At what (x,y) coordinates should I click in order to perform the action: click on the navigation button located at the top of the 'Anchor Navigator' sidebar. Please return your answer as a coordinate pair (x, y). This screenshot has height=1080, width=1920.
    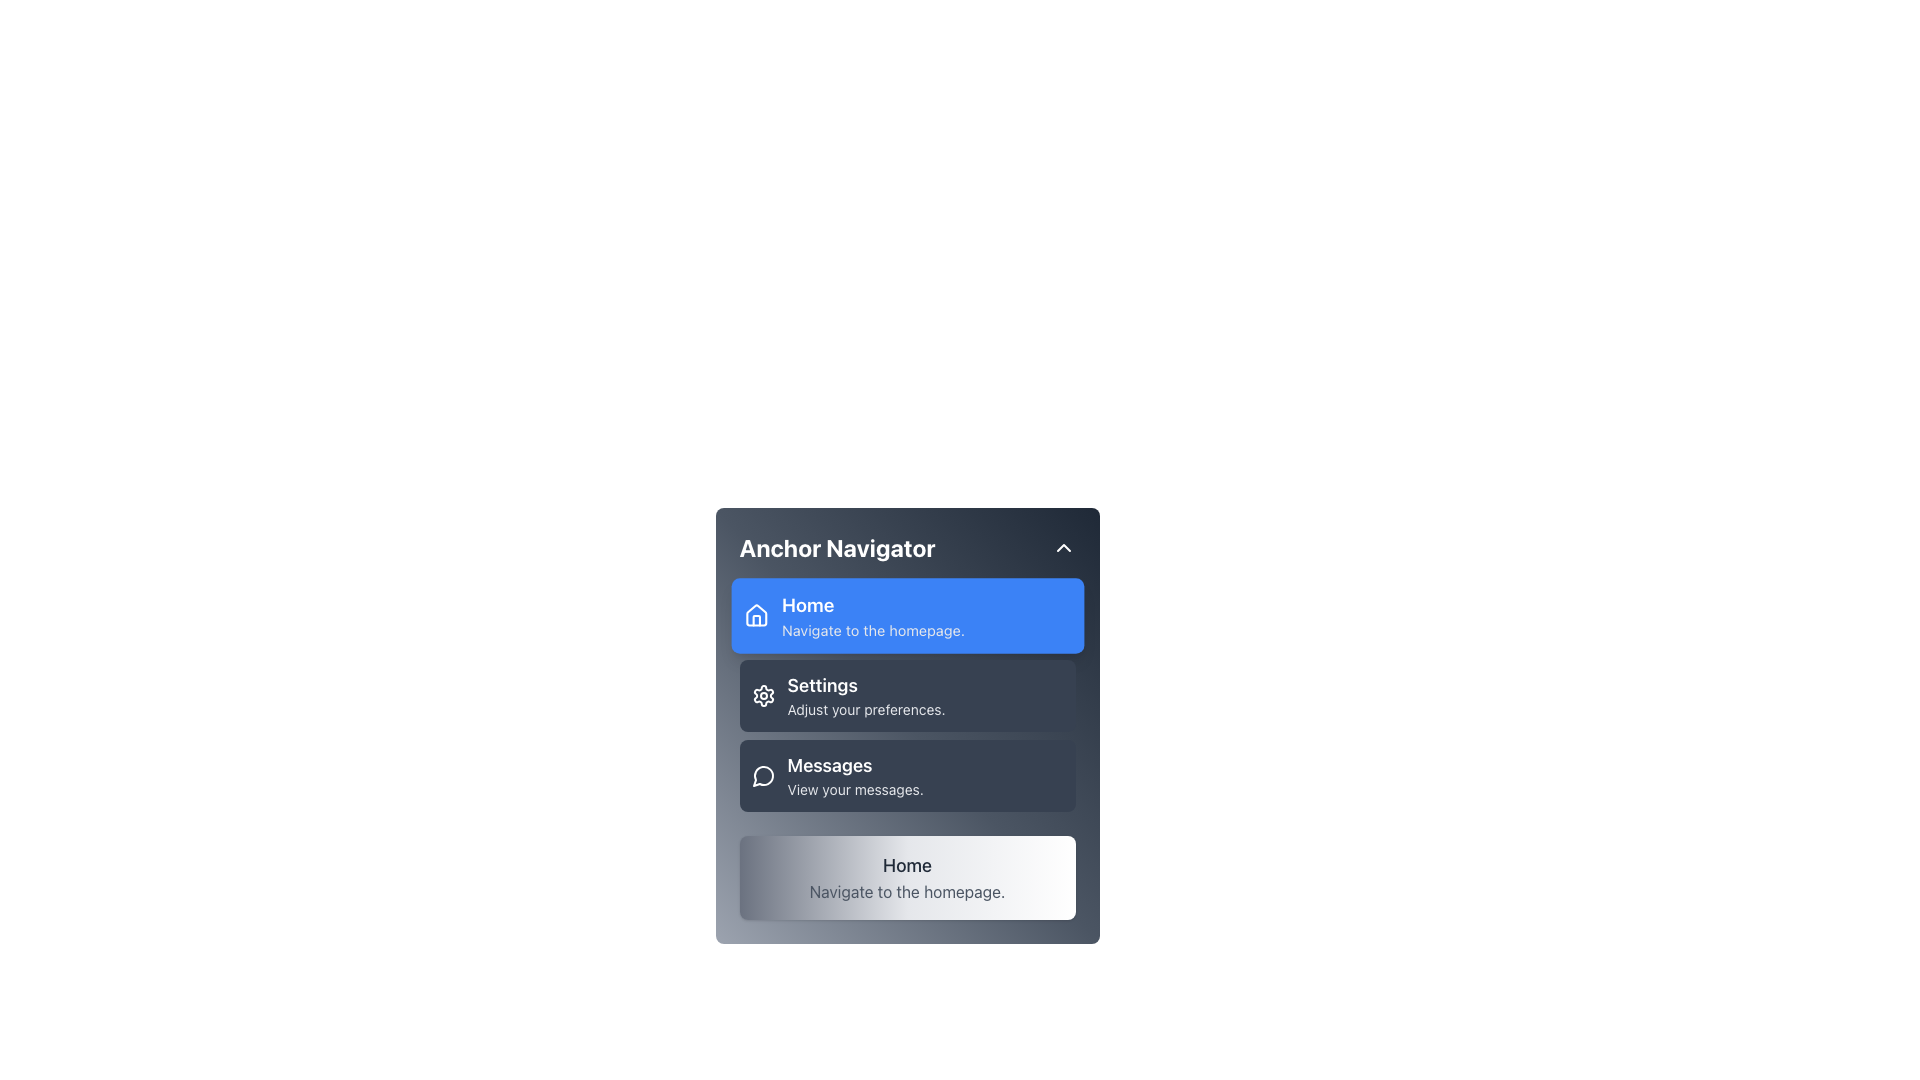
    Looking at the image, I should click on (906, 615).